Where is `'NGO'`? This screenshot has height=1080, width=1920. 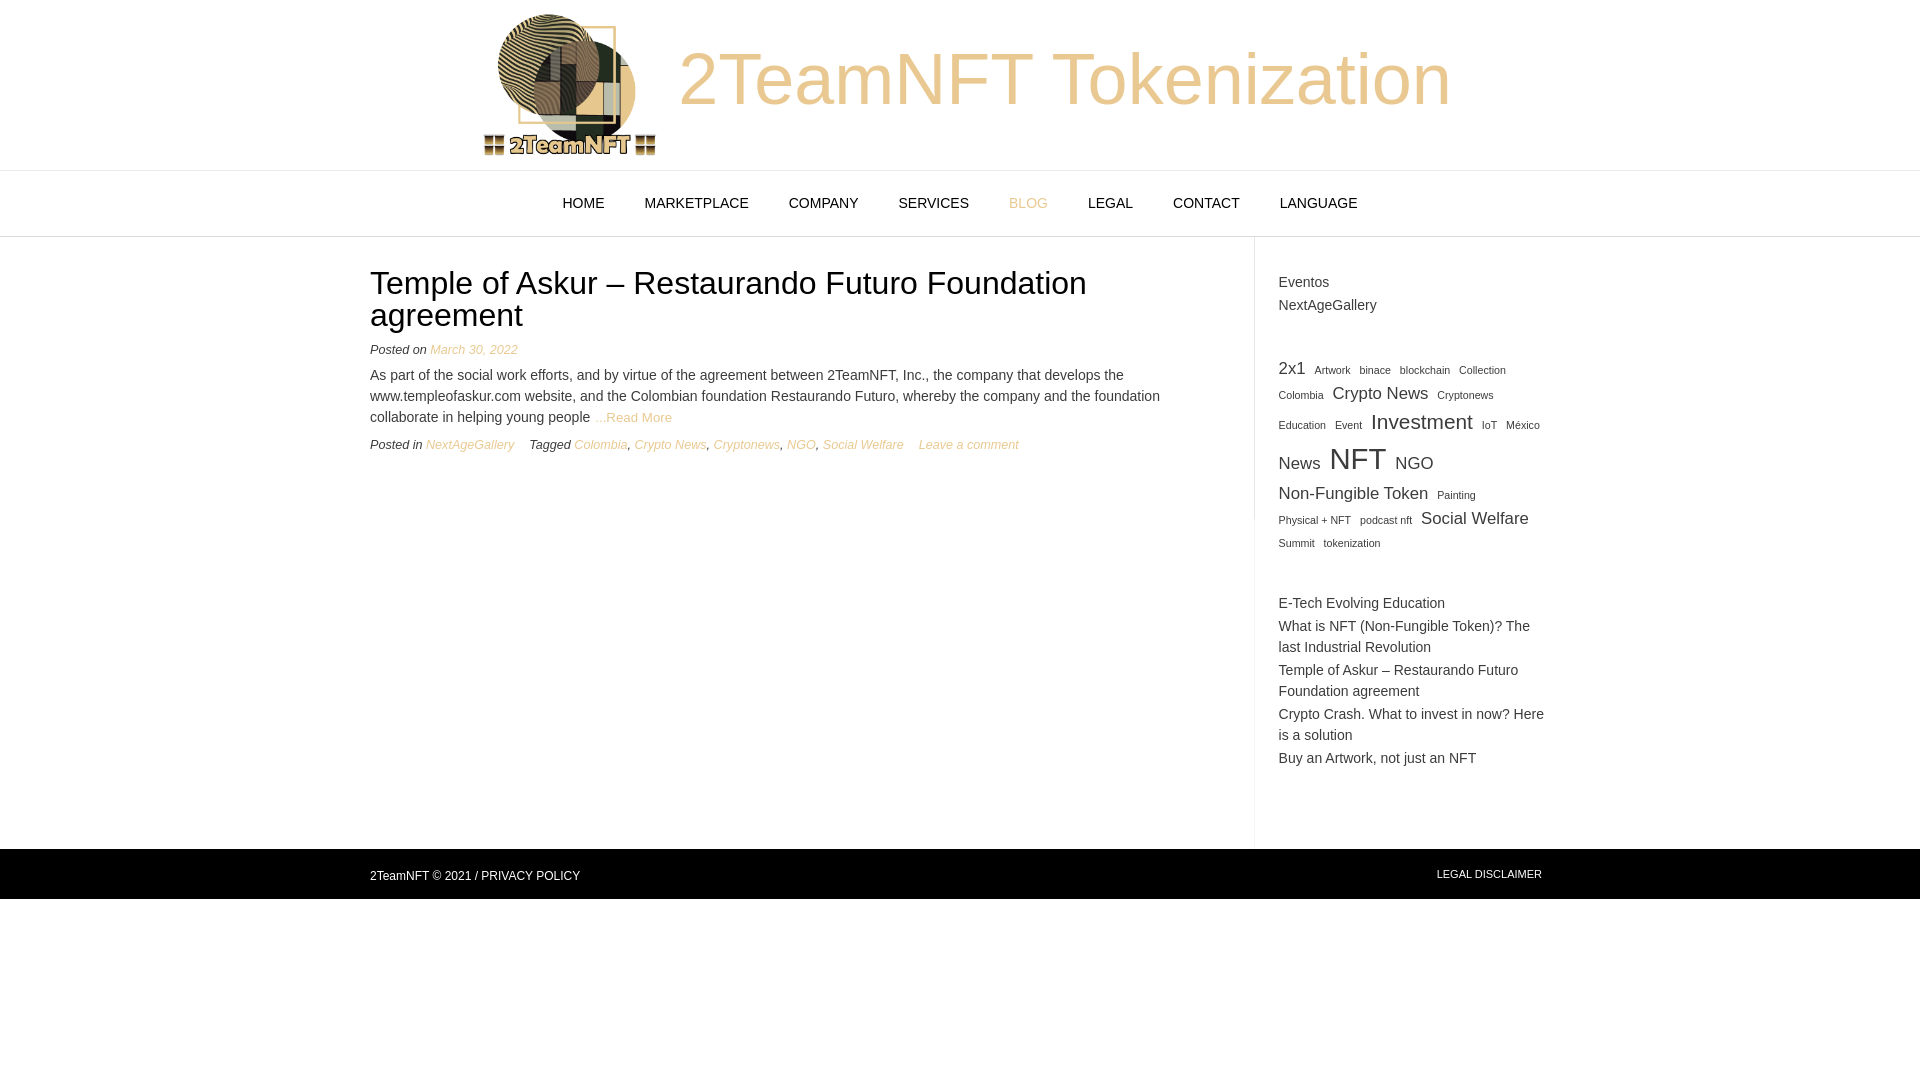 'NGO' is located at coordinates (1394, 463).